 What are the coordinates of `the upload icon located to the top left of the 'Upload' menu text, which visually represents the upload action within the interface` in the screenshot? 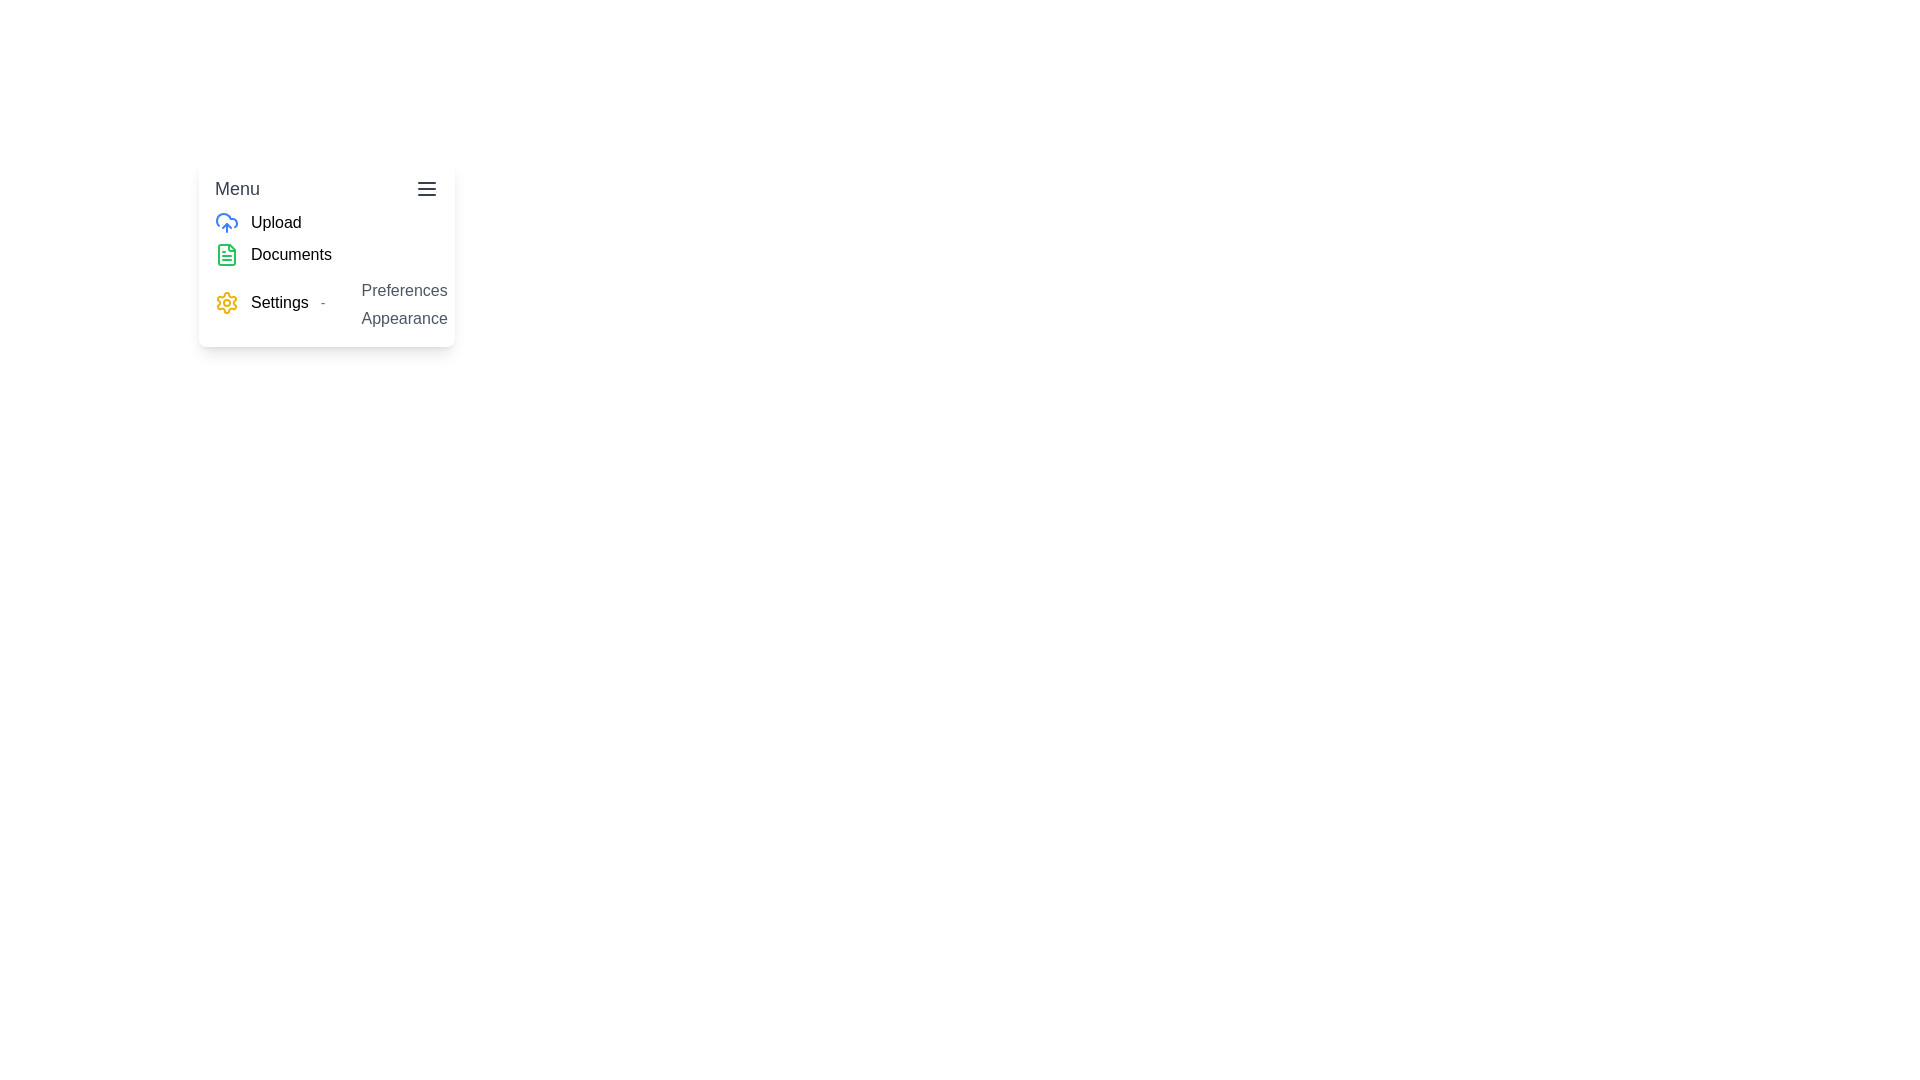 It's located at (226, 219).